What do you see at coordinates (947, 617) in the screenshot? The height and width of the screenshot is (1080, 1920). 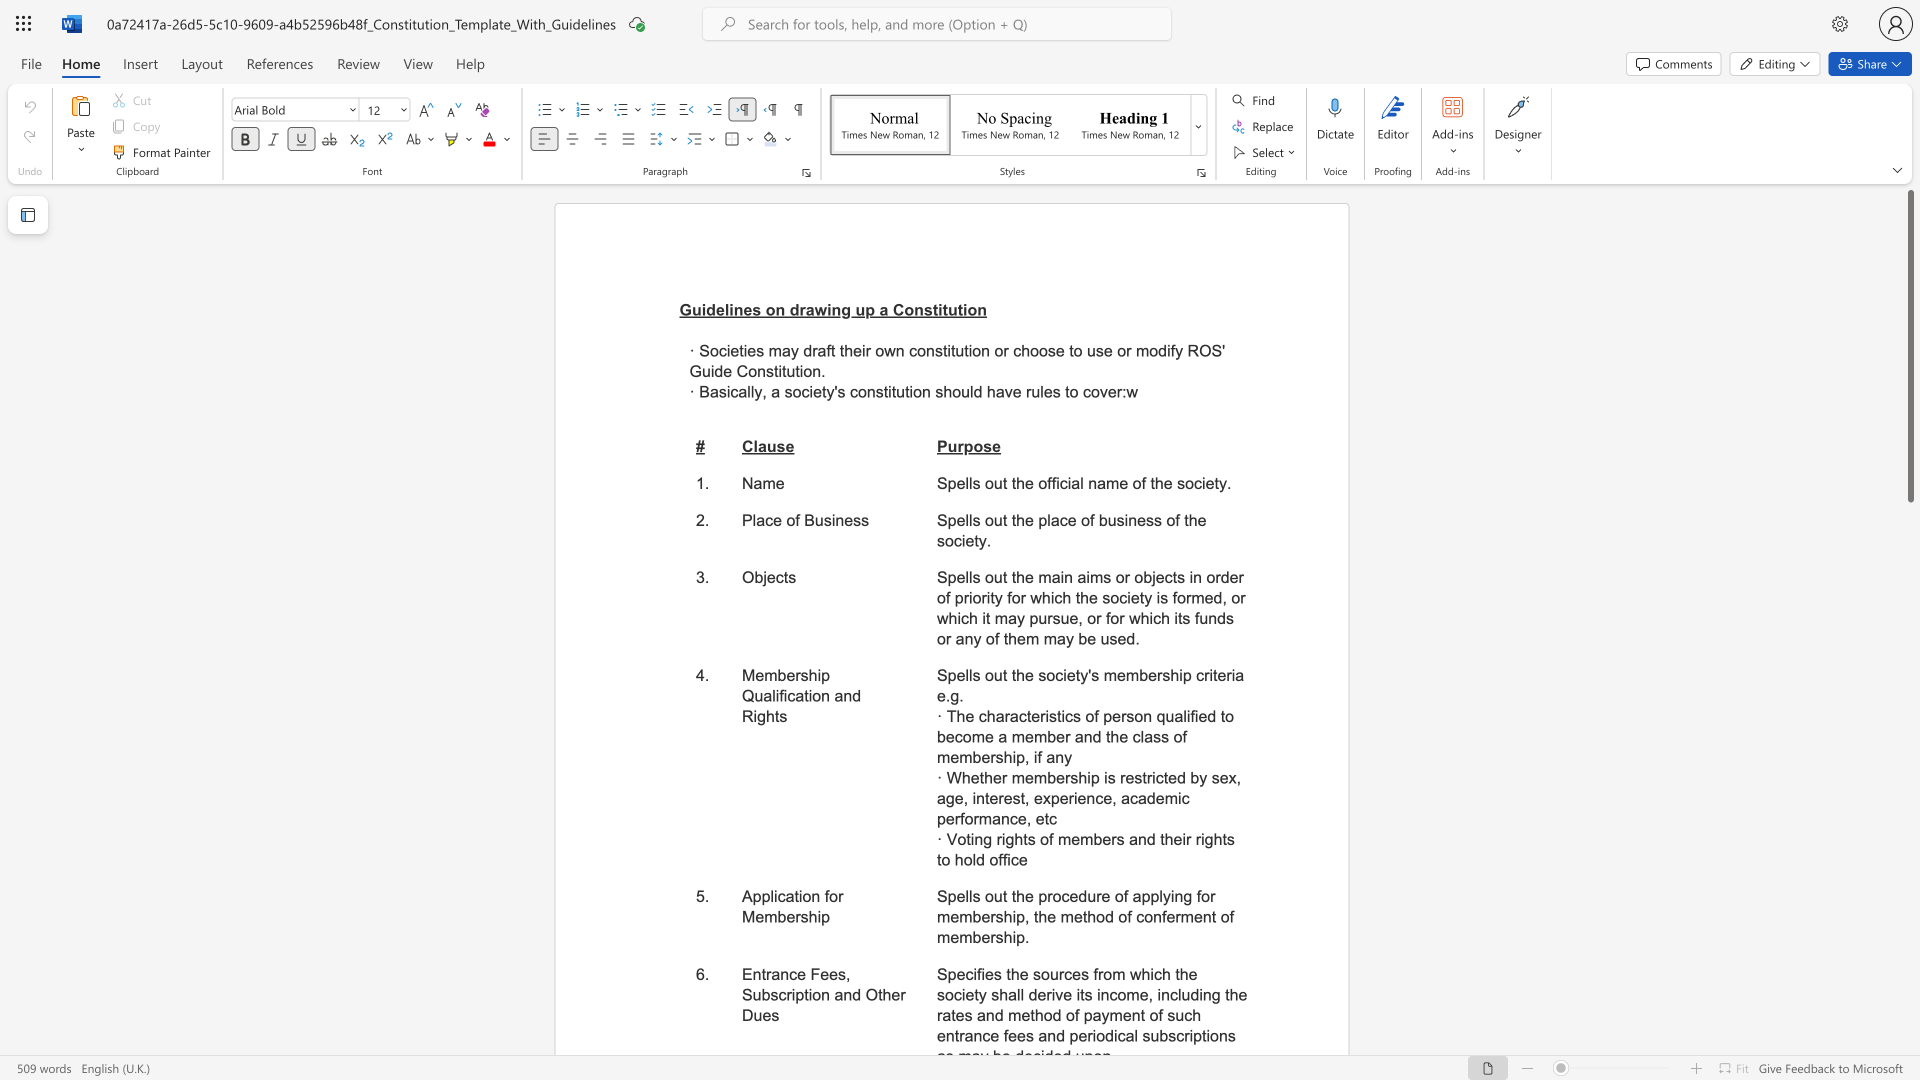 I see `the subset text "hich it may pursue, or for which its funds or a" within the text "Spells out the main aims or objects in order of priority for which the society is formed, or which it may pursue, or for which its funds or any of them may be used."` at bounding box center [947, 617].